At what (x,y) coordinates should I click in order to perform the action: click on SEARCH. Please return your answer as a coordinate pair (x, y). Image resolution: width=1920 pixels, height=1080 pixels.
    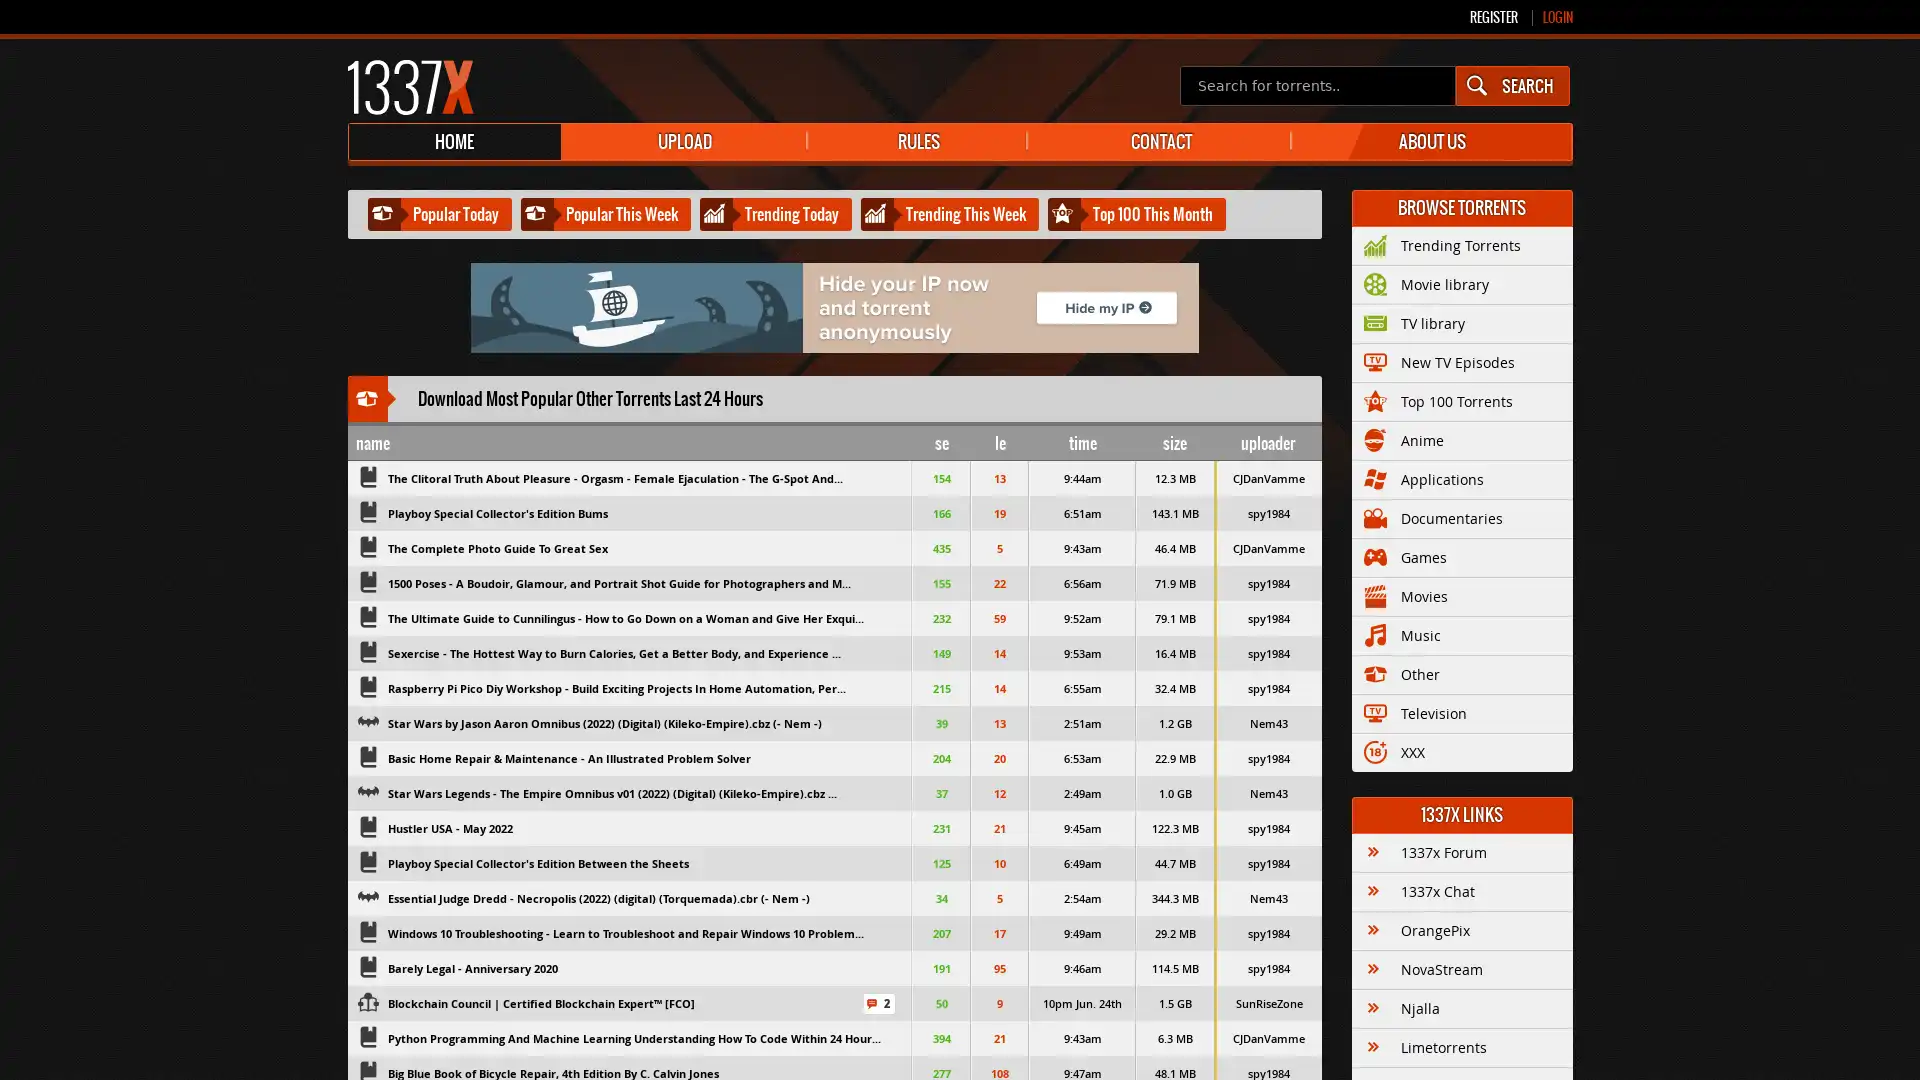
    Looking at the image, I should click on (1512, 84).